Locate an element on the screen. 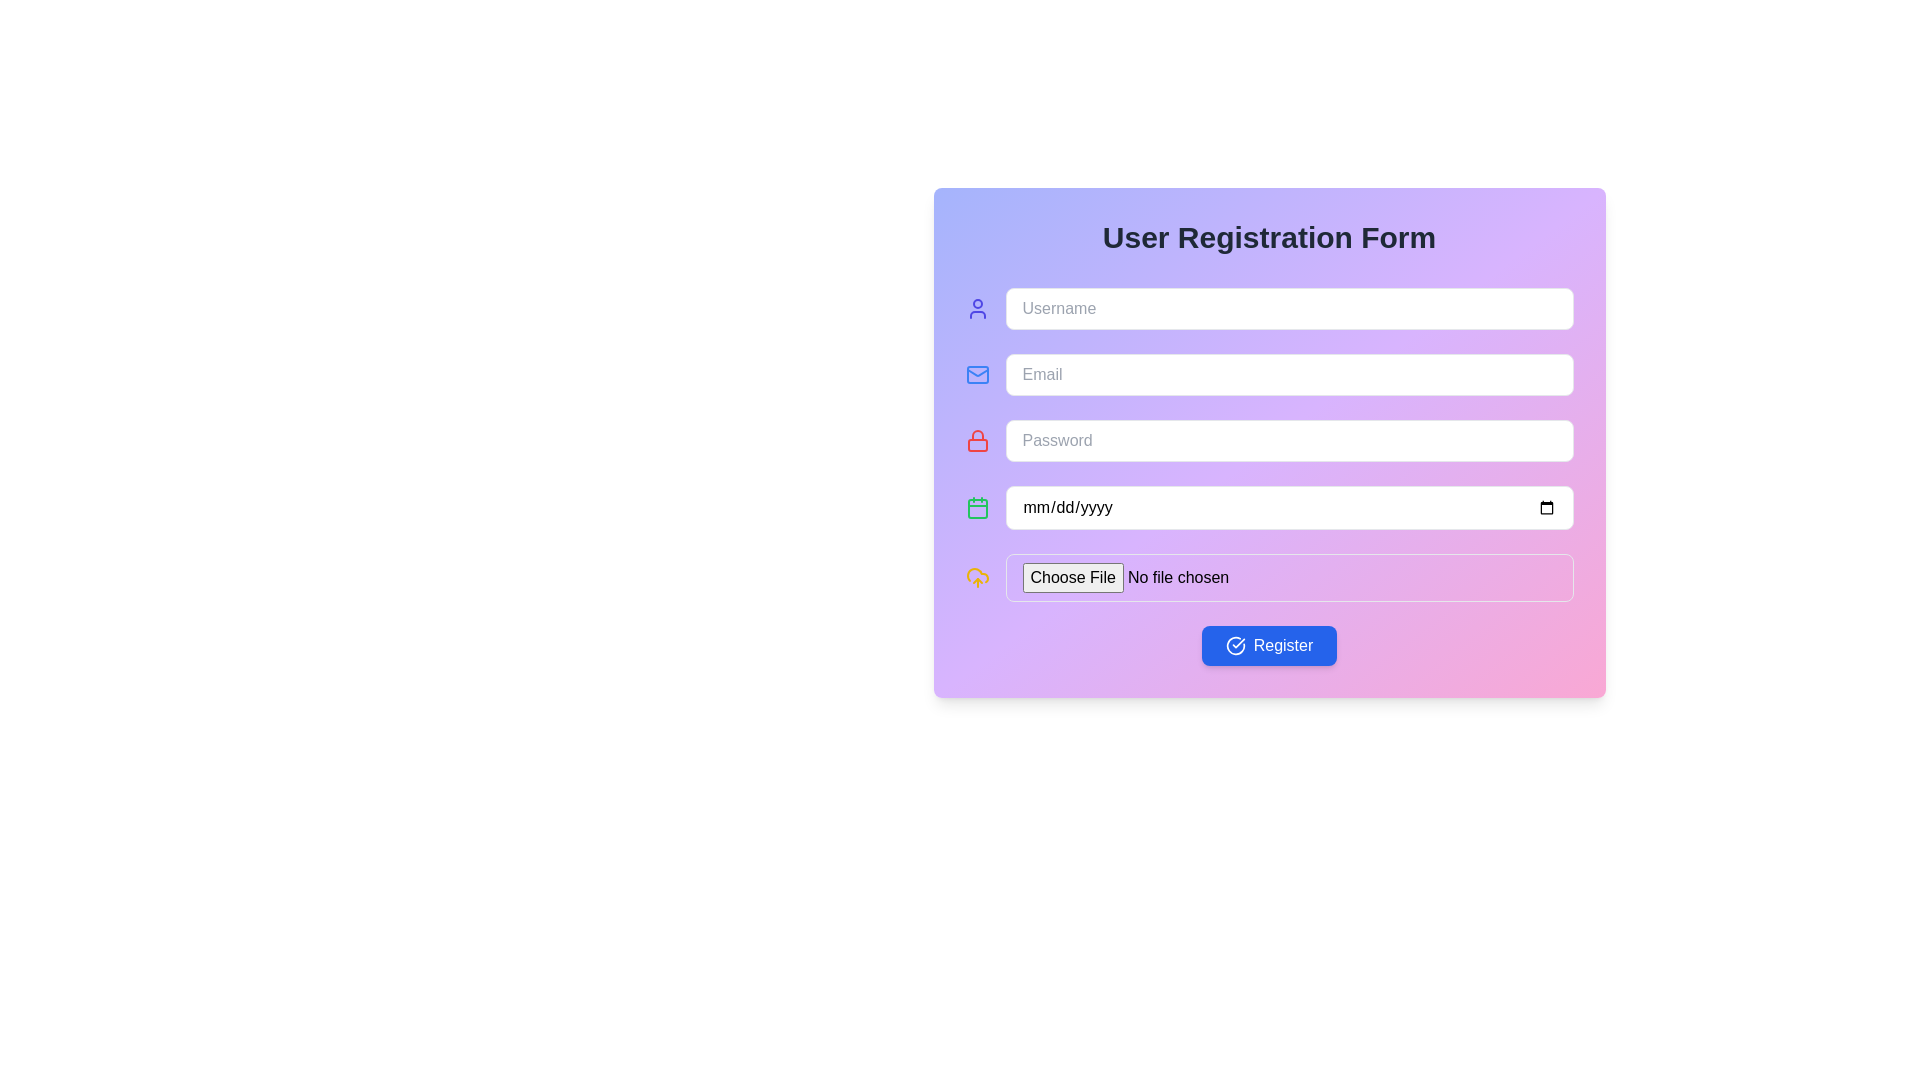  the date picker icon located to the left of the date input field is located at coordinates (977, 507).